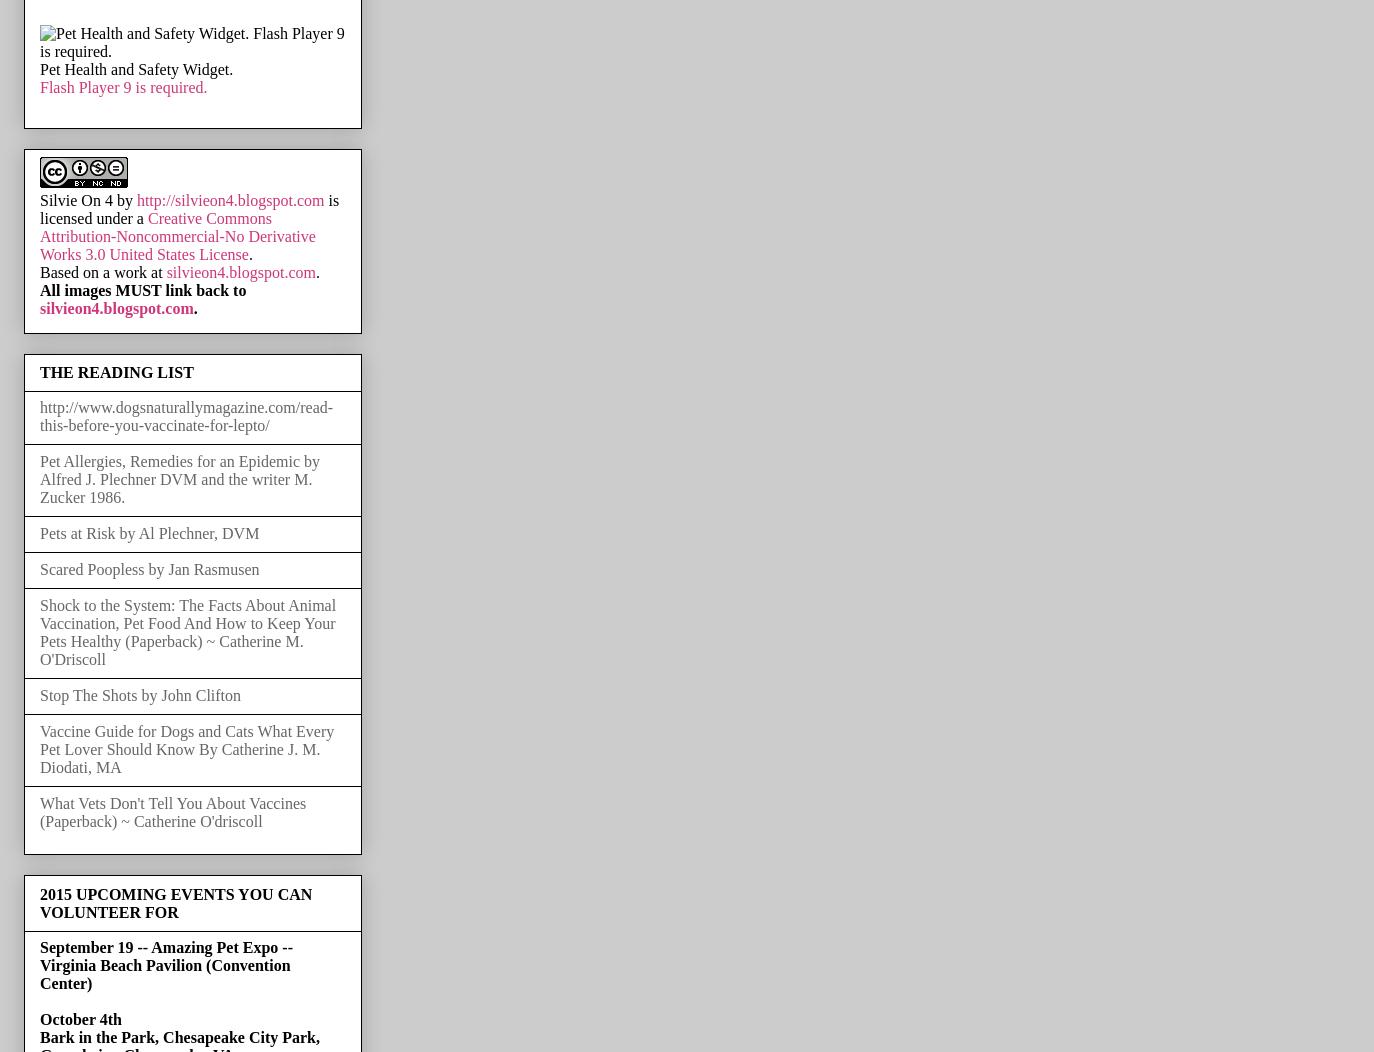 Image resolution: width=1374 pixels, height=1052 pixels. I want to click on 'September 19 -- Amazing Pet Expo -- Virginia Beach Pavilion (Convention Center)', so click(165, 965).